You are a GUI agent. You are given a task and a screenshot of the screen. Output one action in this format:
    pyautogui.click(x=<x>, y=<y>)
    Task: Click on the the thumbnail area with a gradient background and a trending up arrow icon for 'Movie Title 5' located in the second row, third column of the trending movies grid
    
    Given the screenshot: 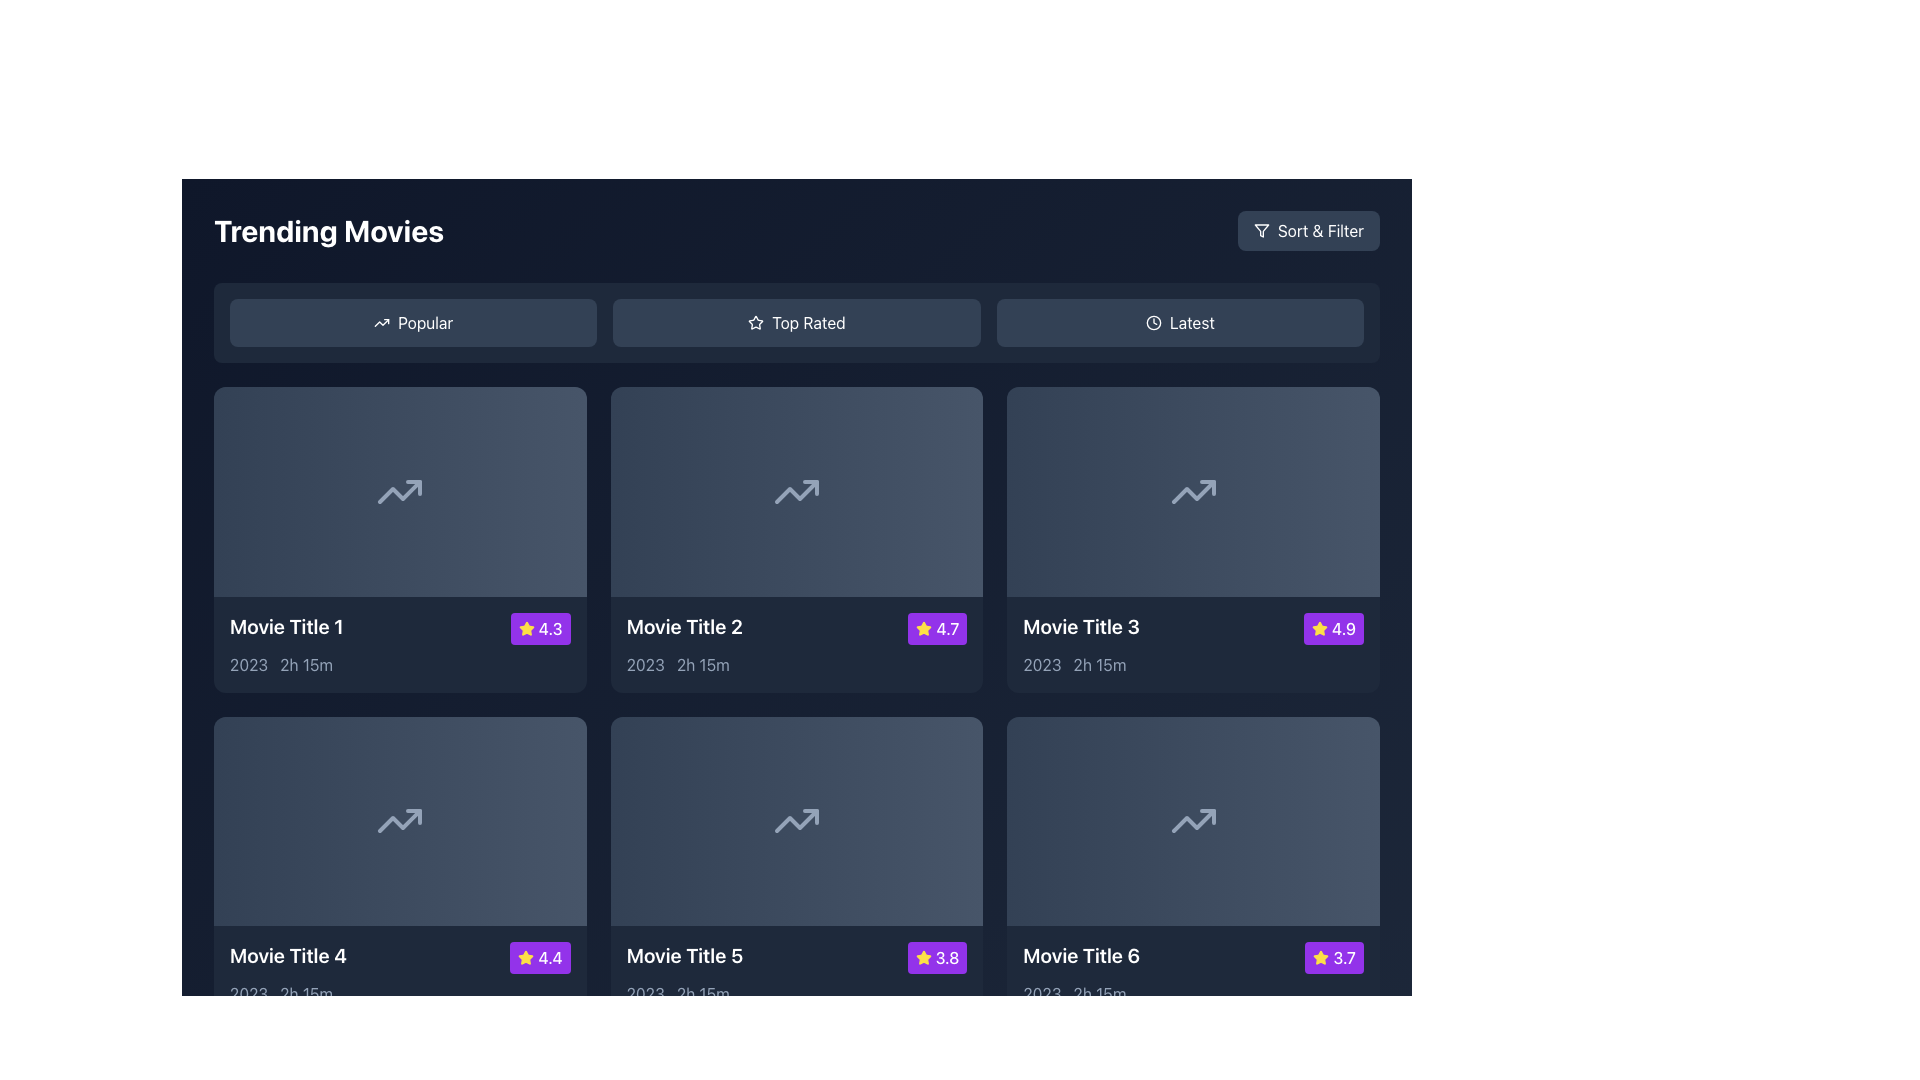 What is the action you would take?
    pyautogui.click(x=795, y=821)
    